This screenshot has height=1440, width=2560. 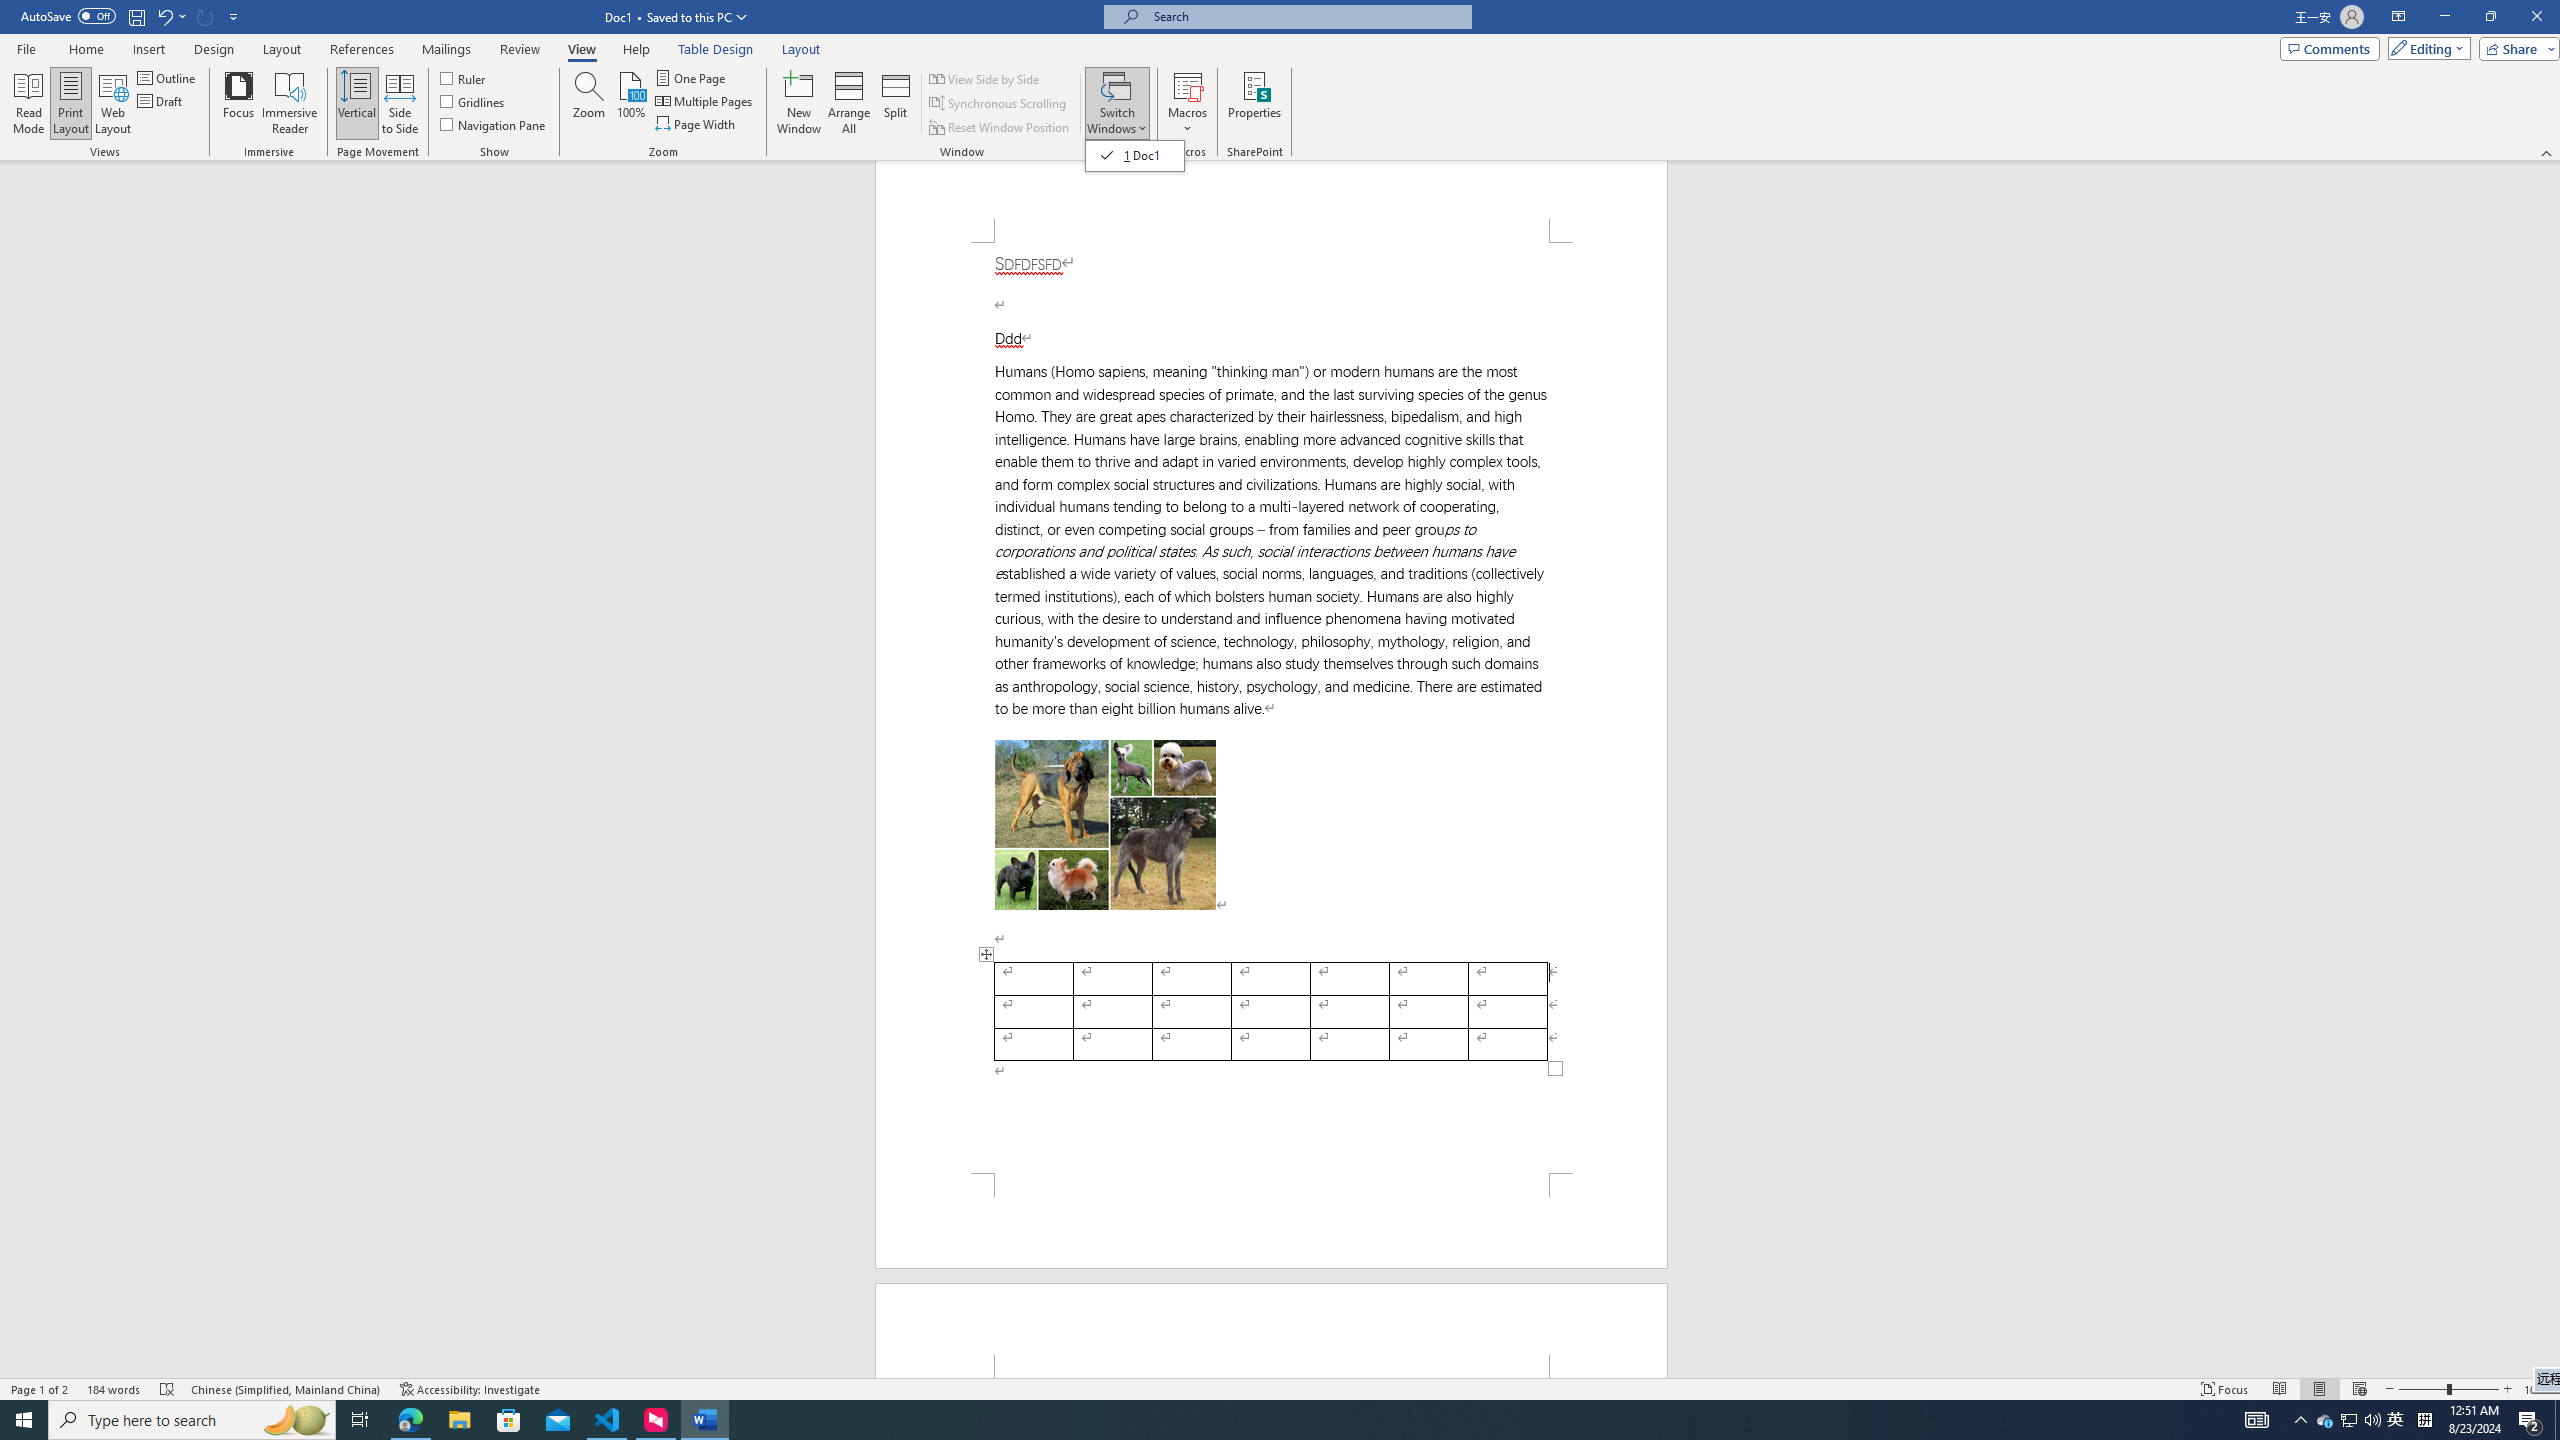 I want to click on 'Search highlights icon opens search home window', so click(x=294, y=1418).